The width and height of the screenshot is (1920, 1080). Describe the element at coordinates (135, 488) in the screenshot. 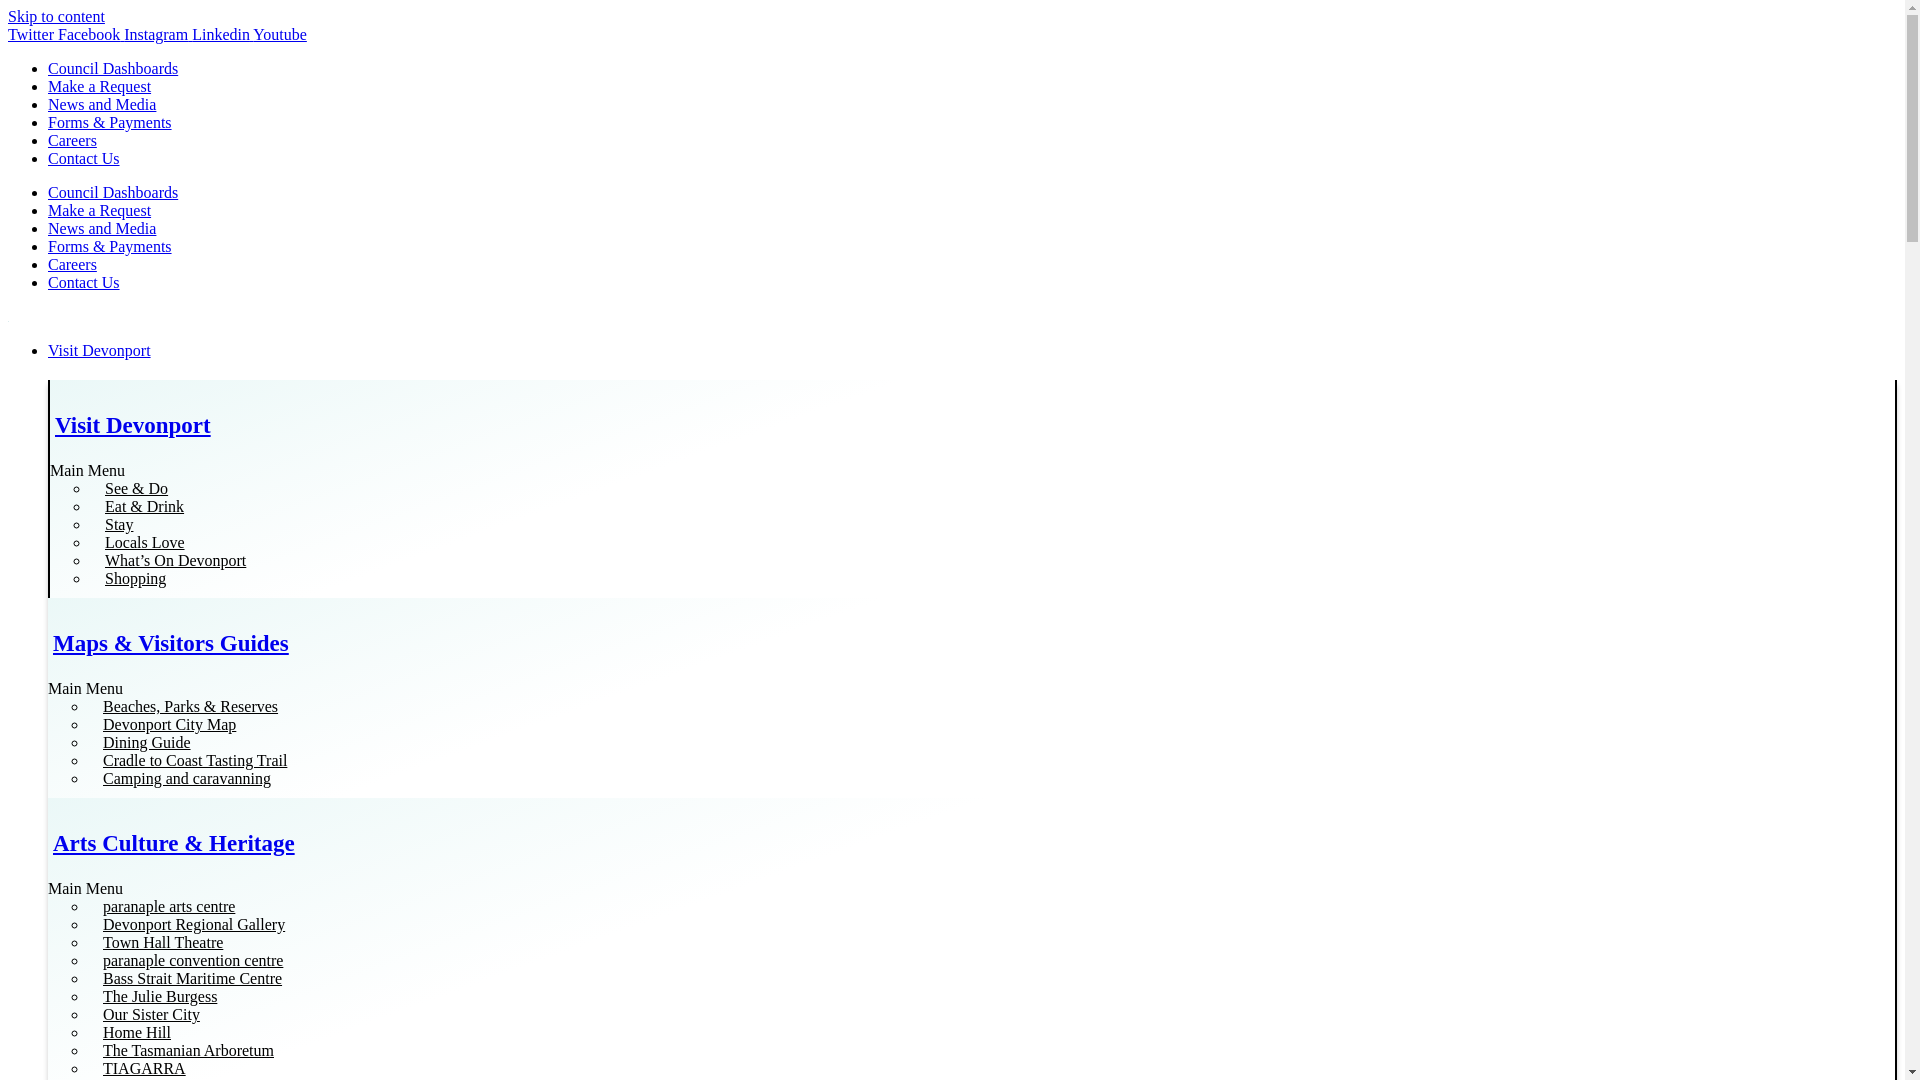

I see `'See & Do'` at that location.